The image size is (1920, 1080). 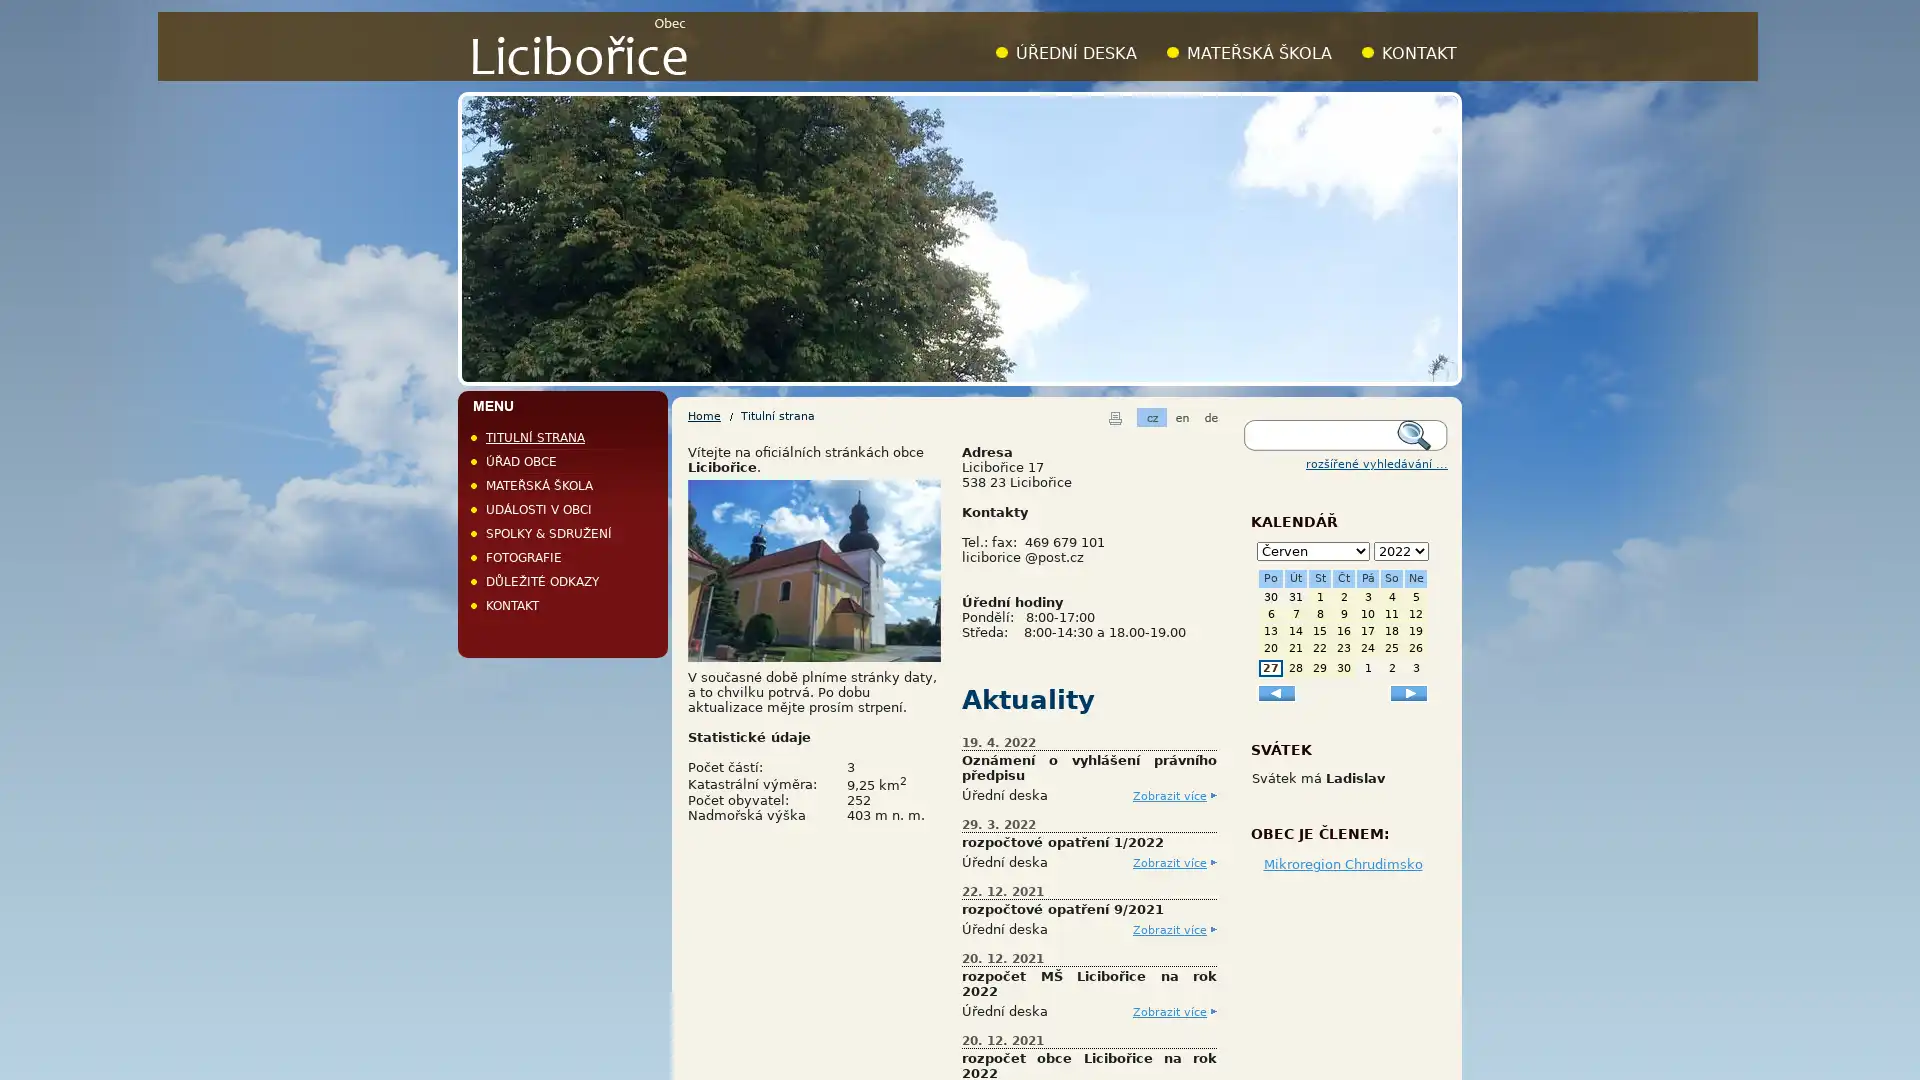 I want to click on dalsi, so click(x=1408, y=691).